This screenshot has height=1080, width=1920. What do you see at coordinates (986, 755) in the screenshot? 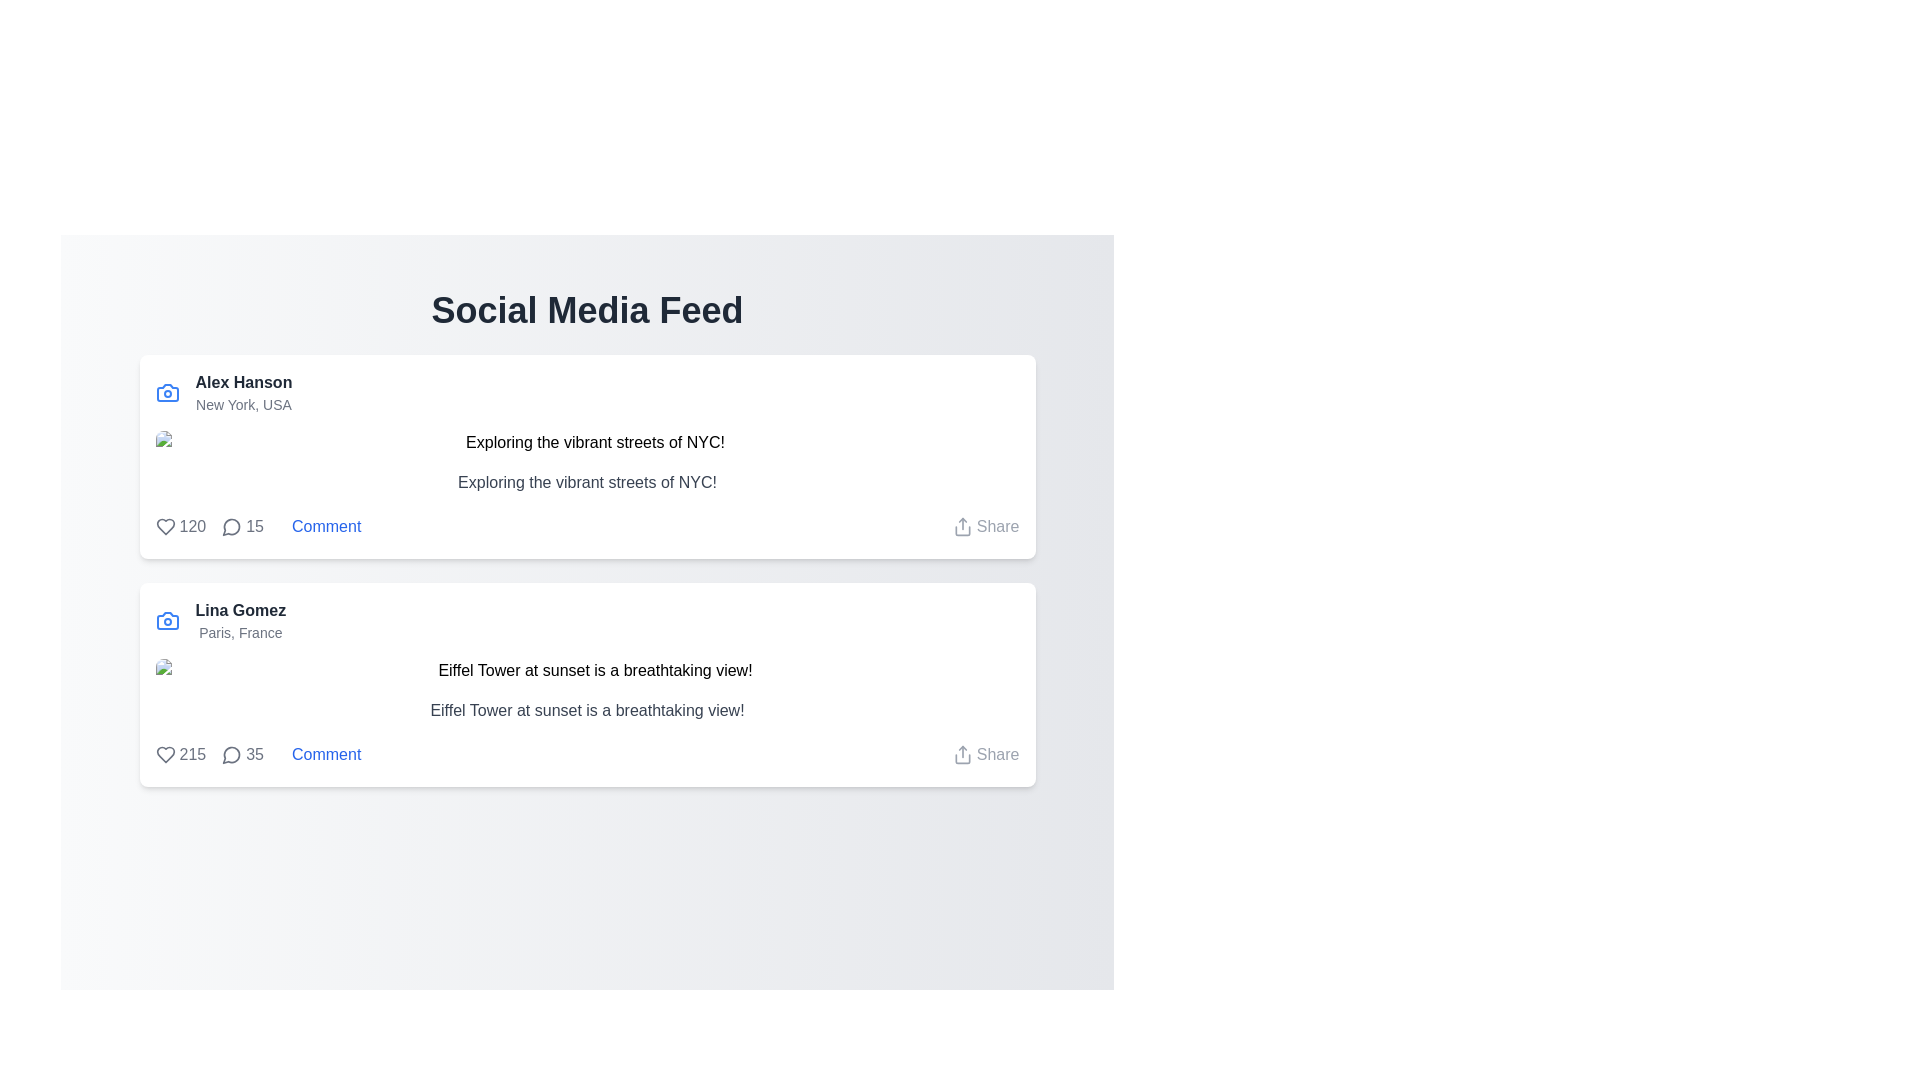
I see `the share button located in the lower right corner of the second post to observe a change in styling` at bounding box center [986, 755].